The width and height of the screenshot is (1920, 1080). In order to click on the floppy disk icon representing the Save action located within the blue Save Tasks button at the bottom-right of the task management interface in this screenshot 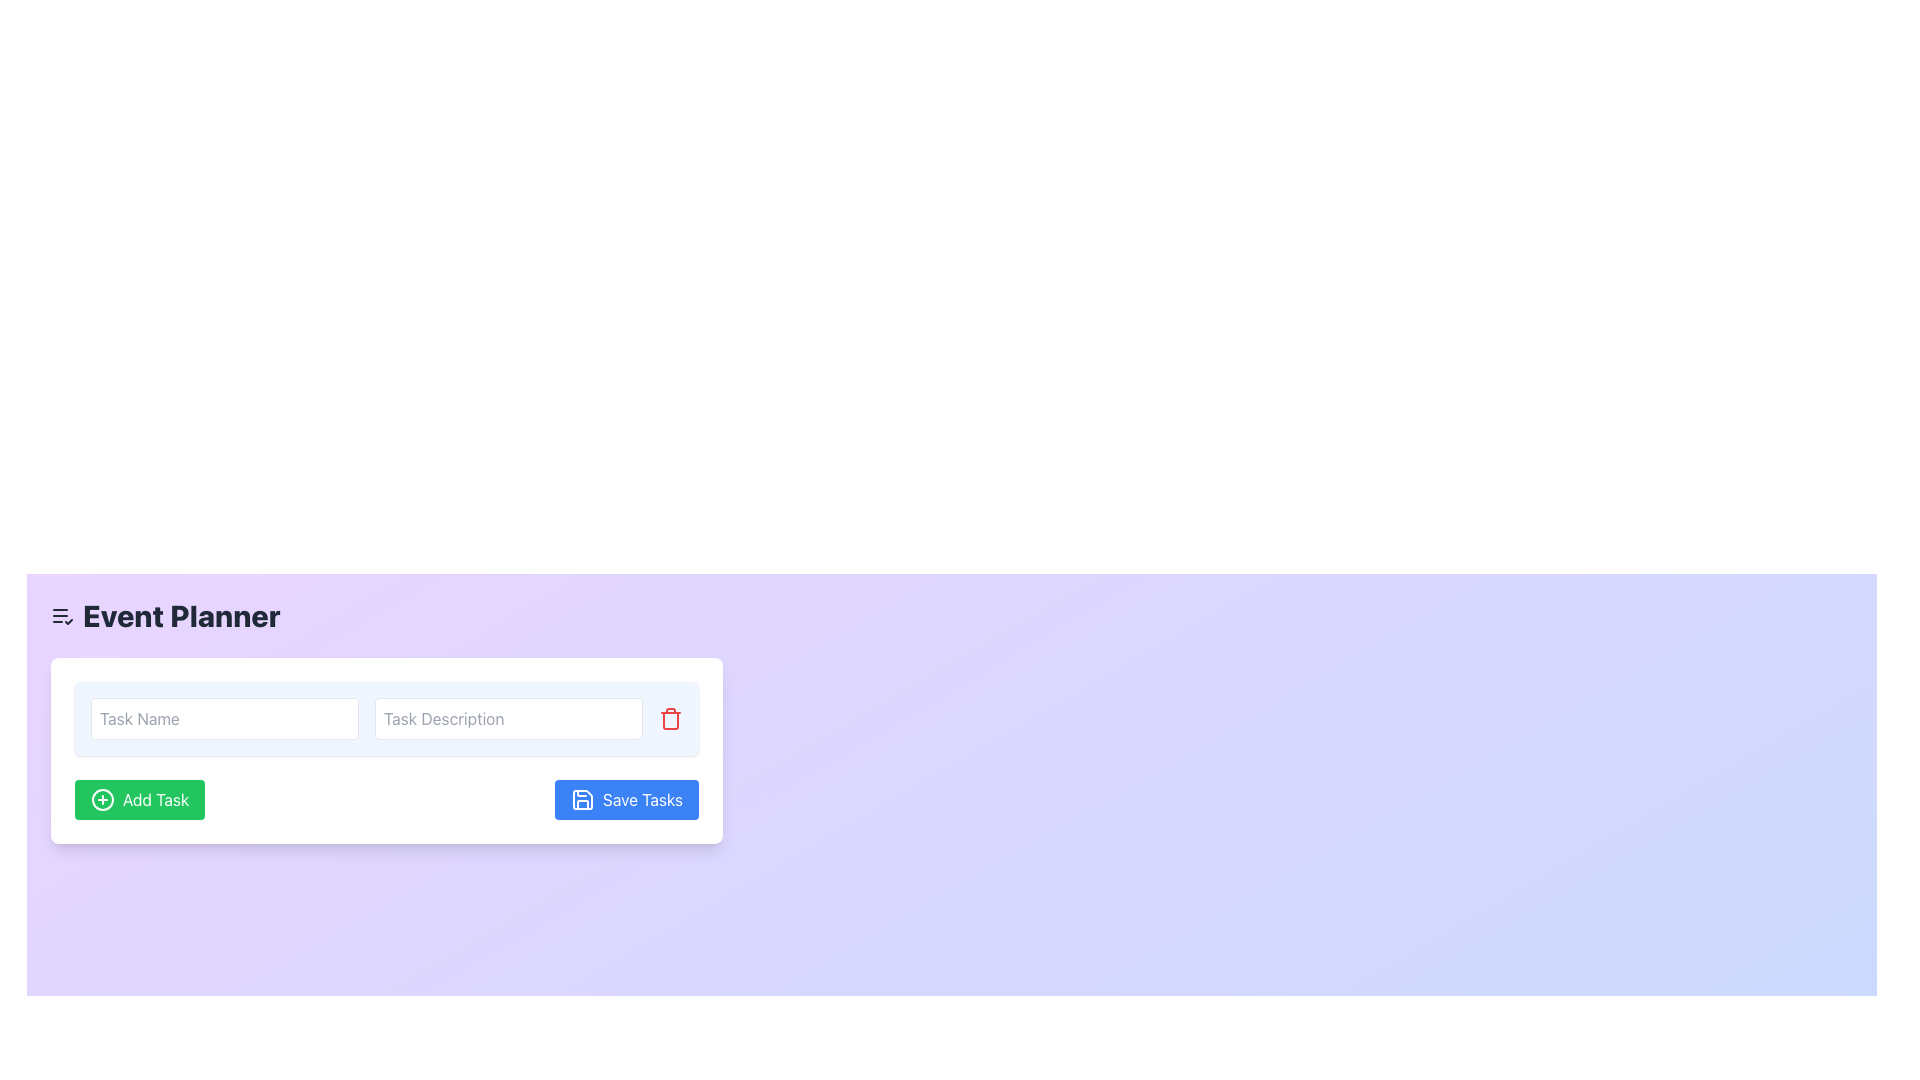, I will do `click(581, 798)`.